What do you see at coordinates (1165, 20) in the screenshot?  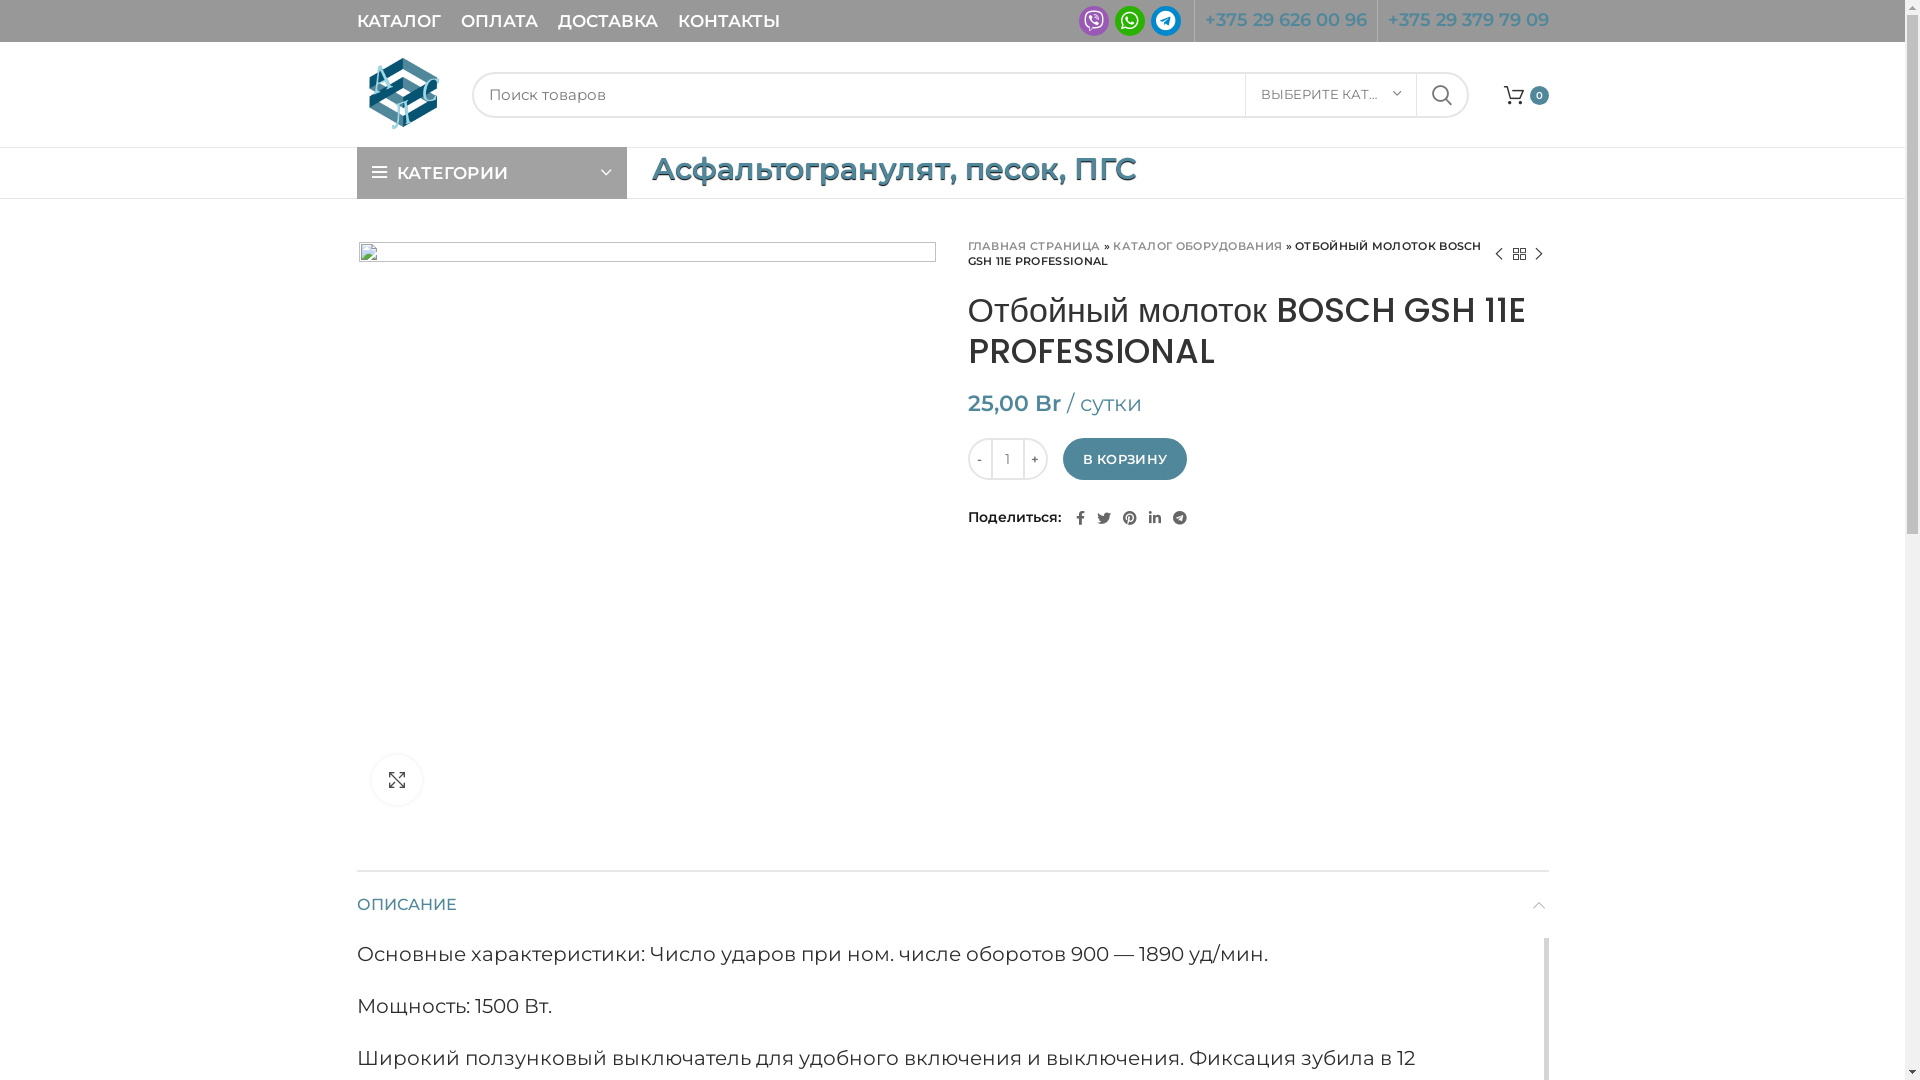 I see `'Telegram'` at bounding box center [1165, 20].